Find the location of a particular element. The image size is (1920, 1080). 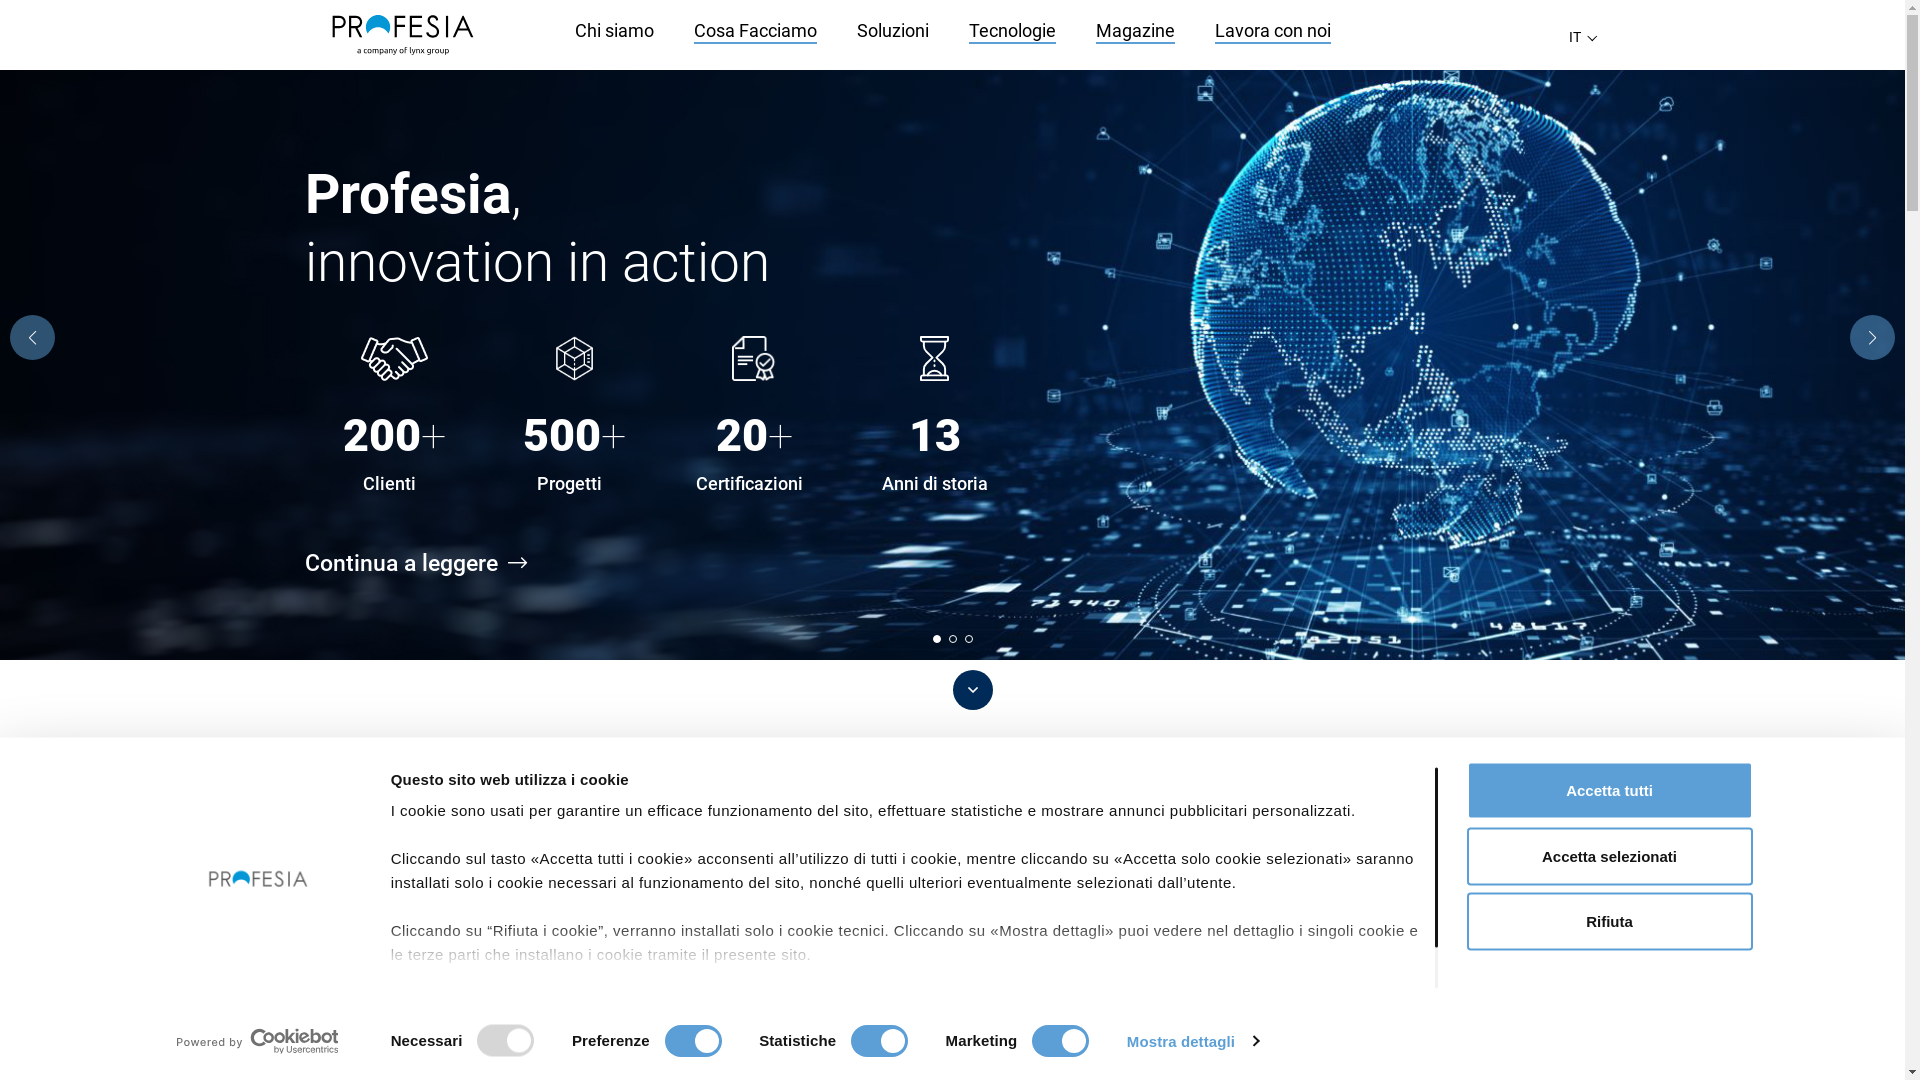

'Accetta tutti' is located at coordinates (1465, 789).